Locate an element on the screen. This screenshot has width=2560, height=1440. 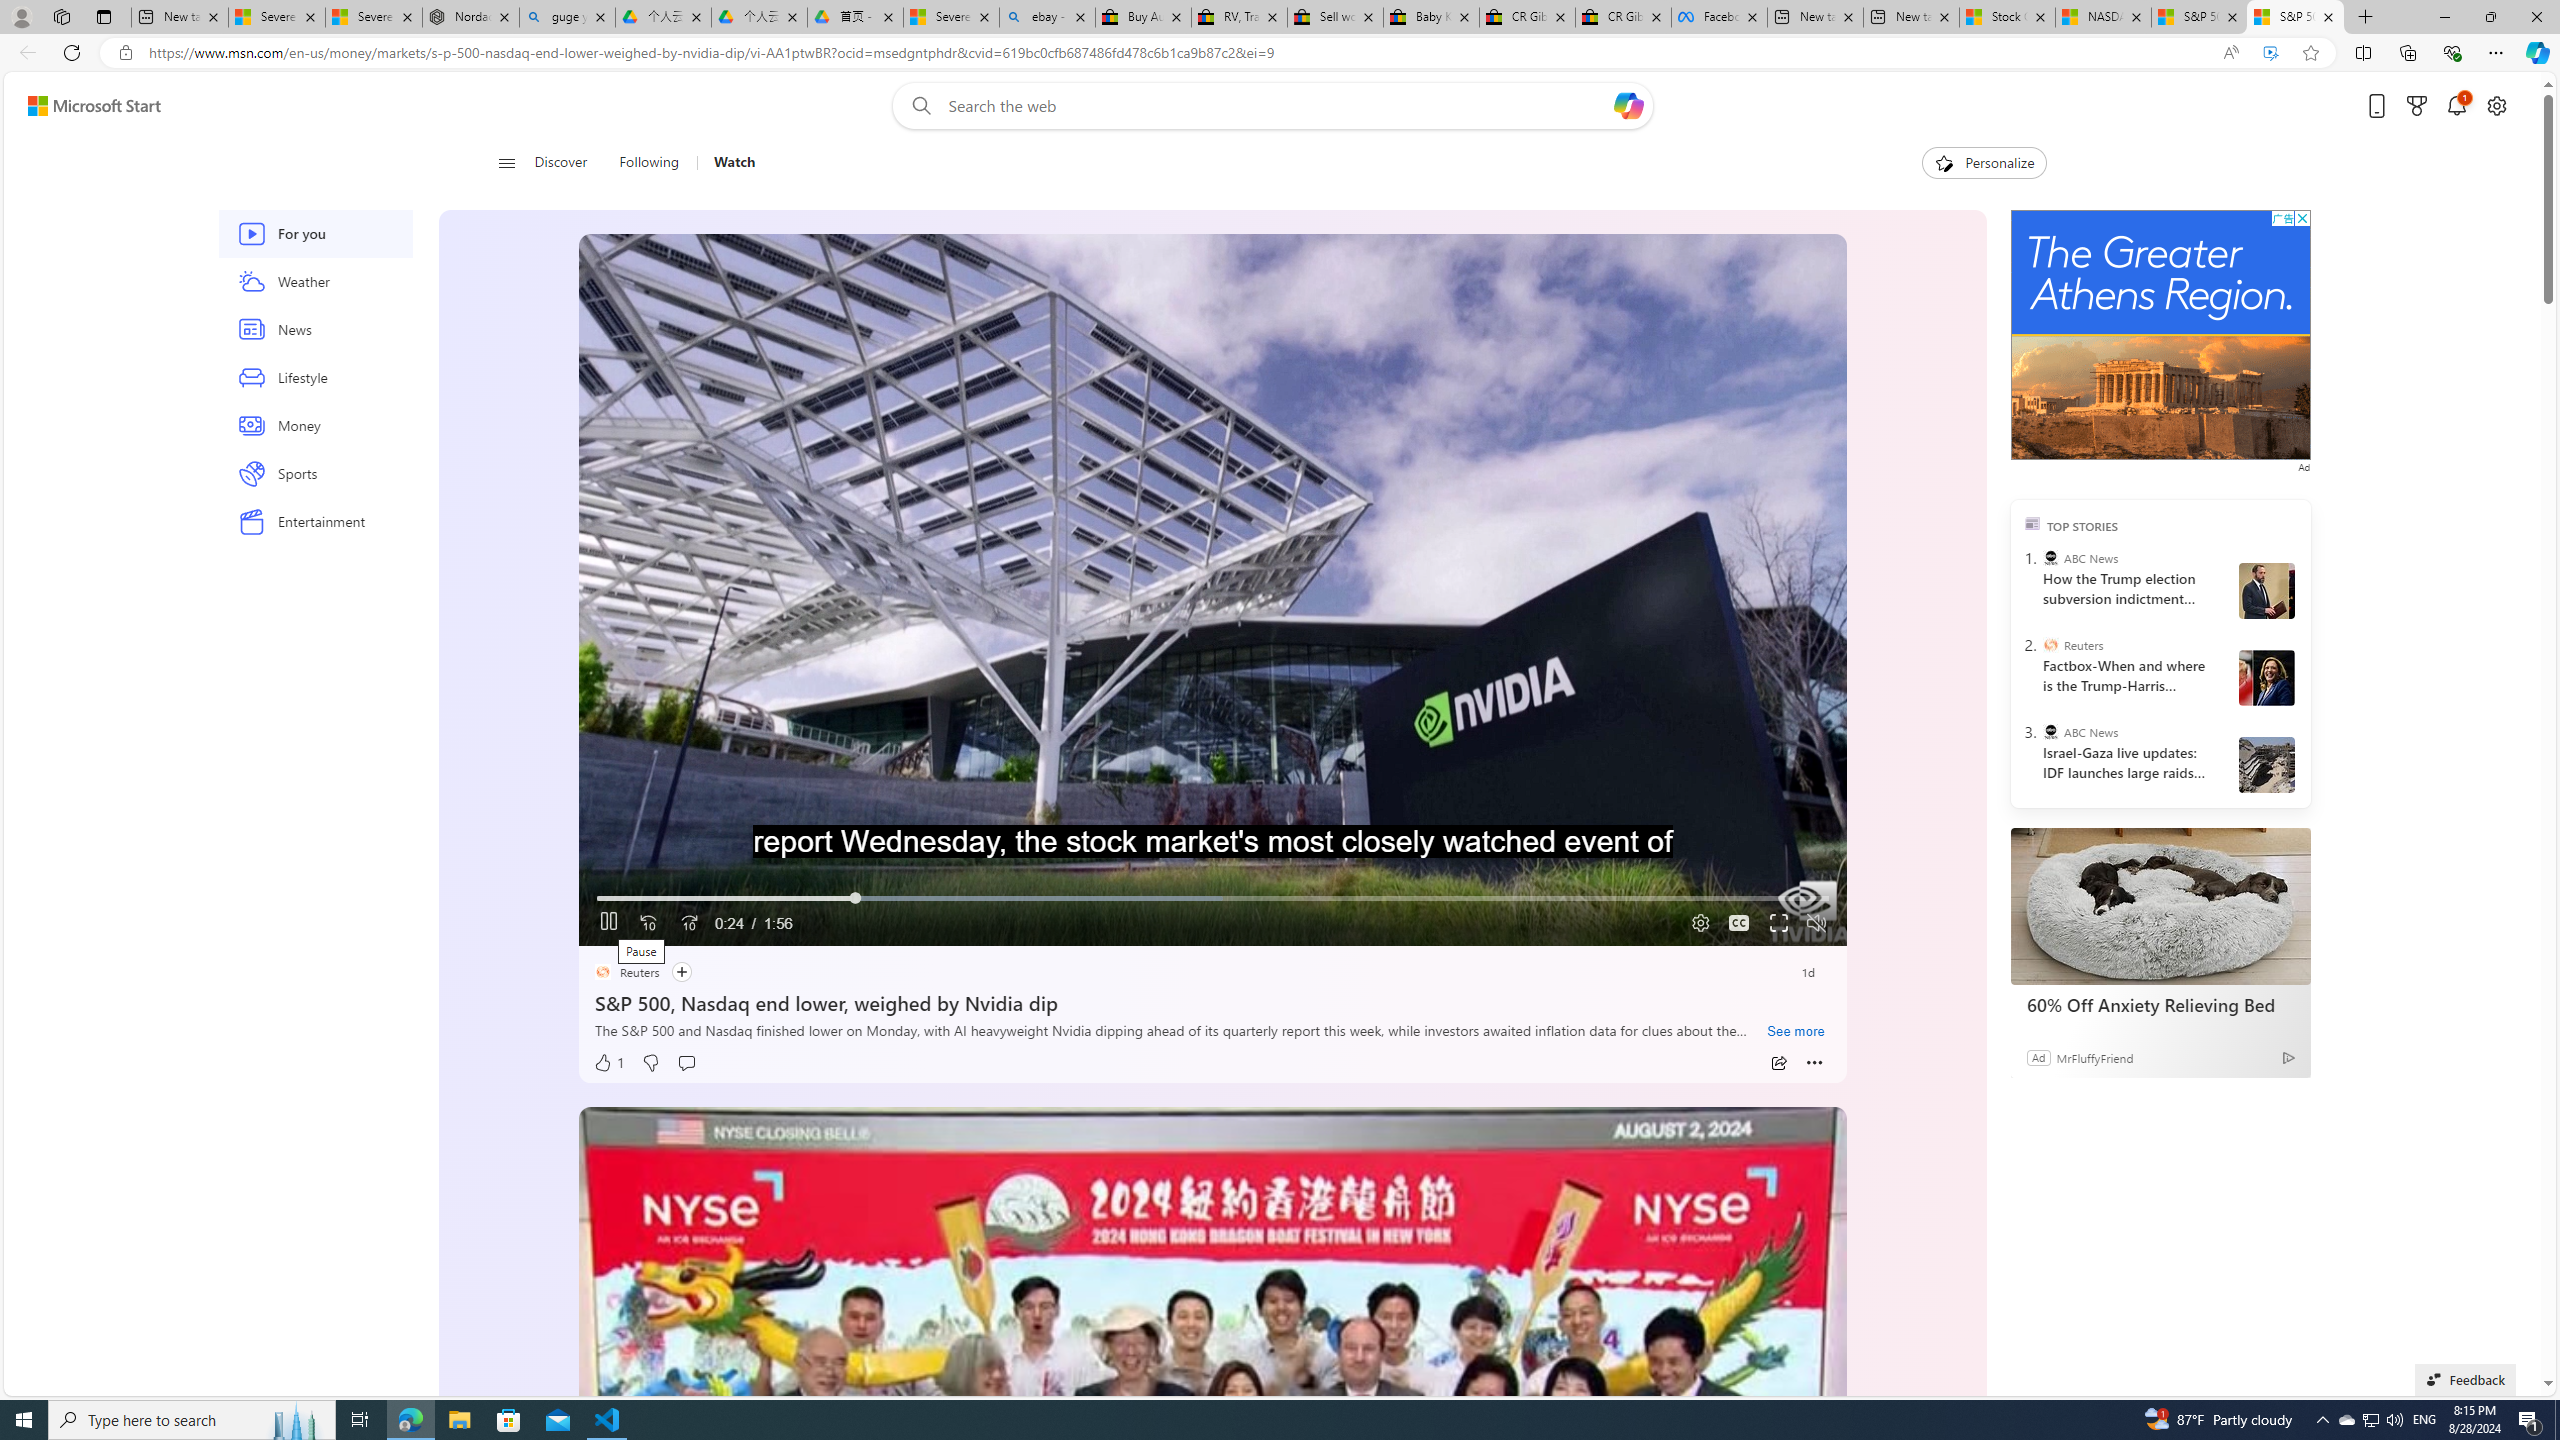
'S&P 500, Nasdaq end lower, weighed by Nvidia dip | Watch' is located at coordinates (2295, 16).